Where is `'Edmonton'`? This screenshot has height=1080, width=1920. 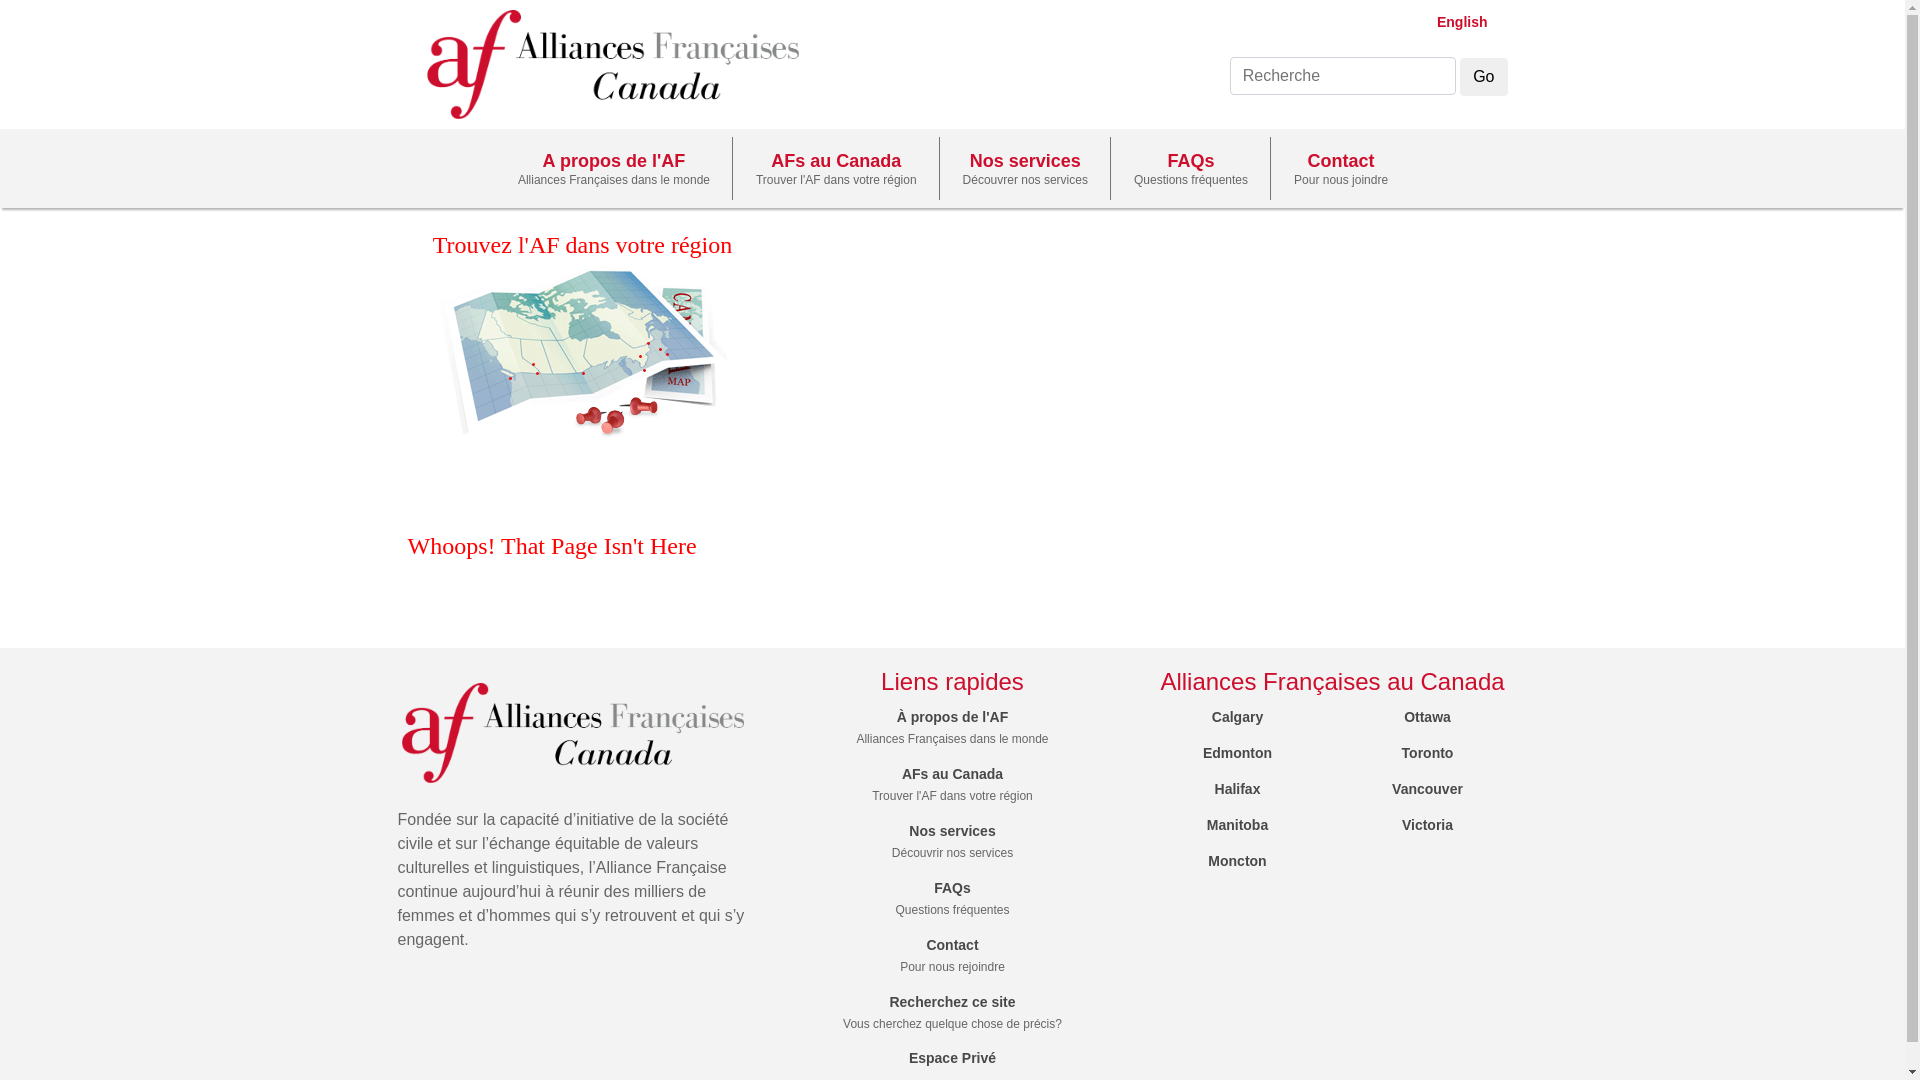 'Edmonton' is located at coordinates (1236, 752).